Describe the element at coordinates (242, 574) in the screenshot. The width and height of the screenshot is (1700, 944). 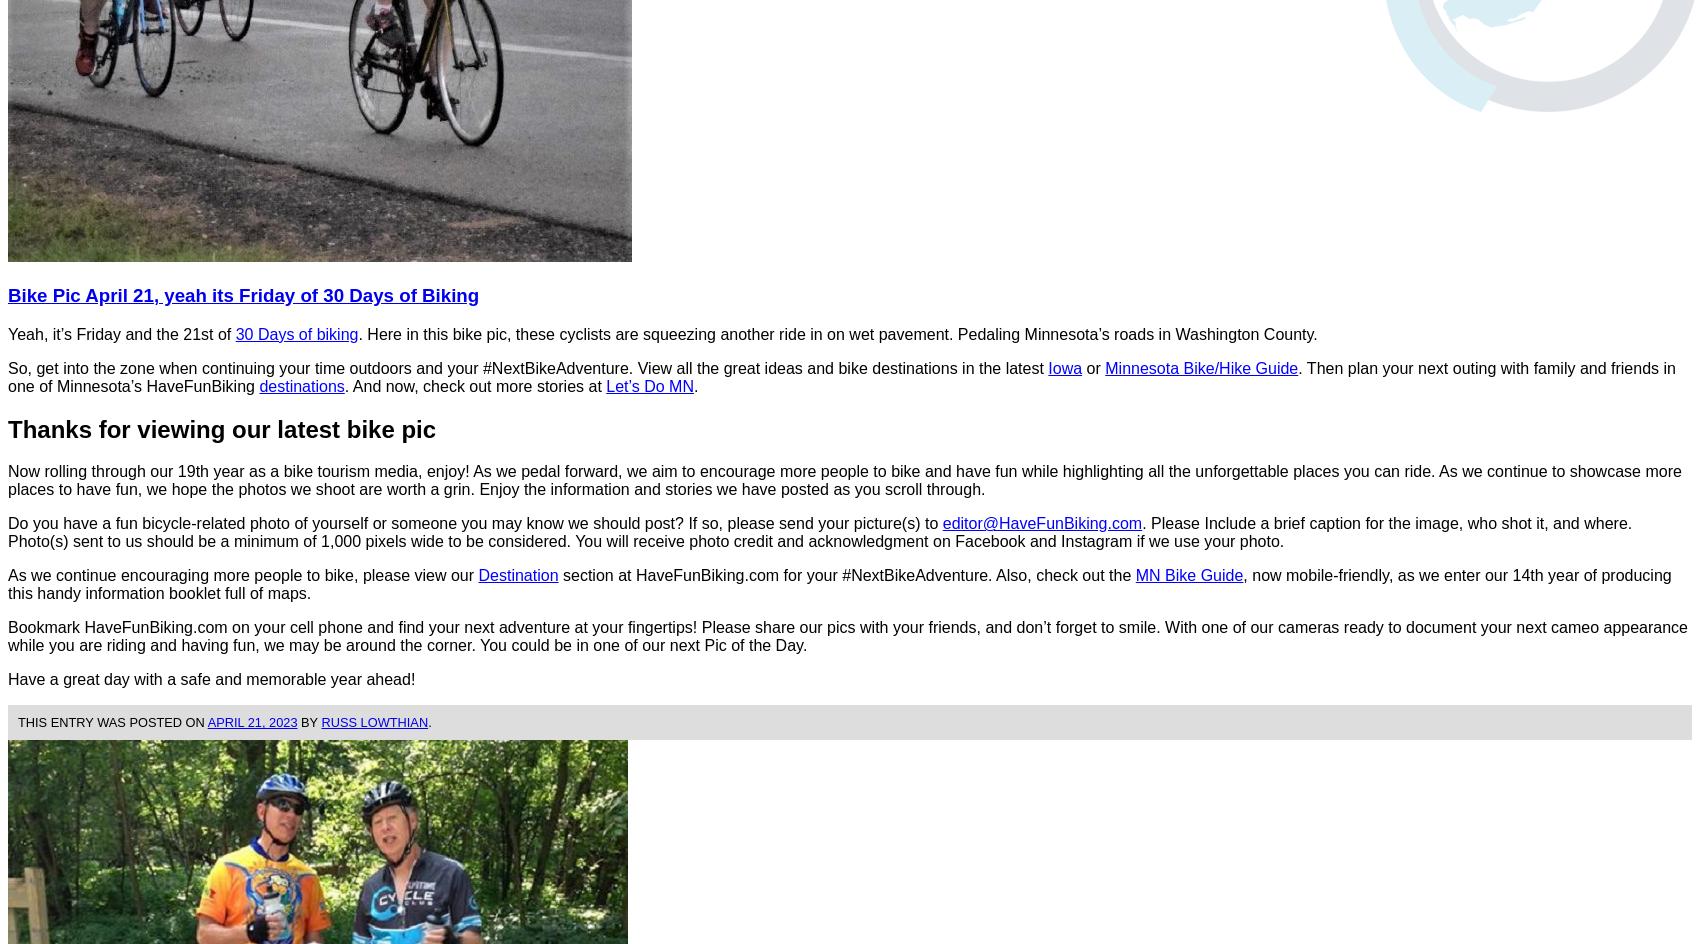
I see `'As we continue encouraging more people to bike, please view our'` at that location.